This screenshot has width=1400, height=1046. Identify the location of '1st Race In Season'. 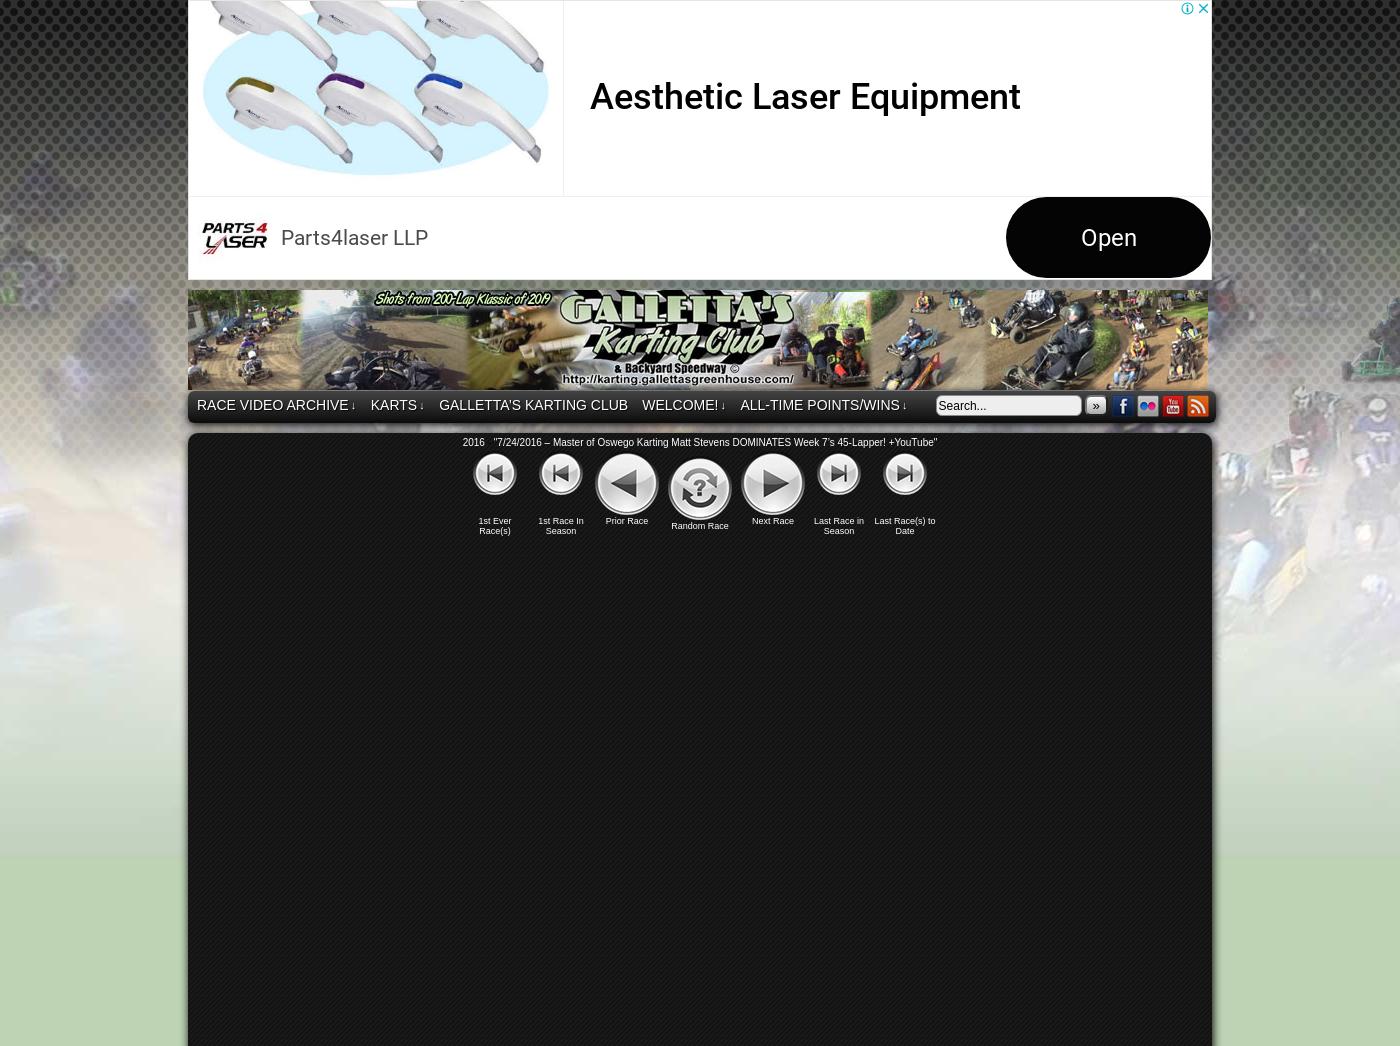
(560, 525).